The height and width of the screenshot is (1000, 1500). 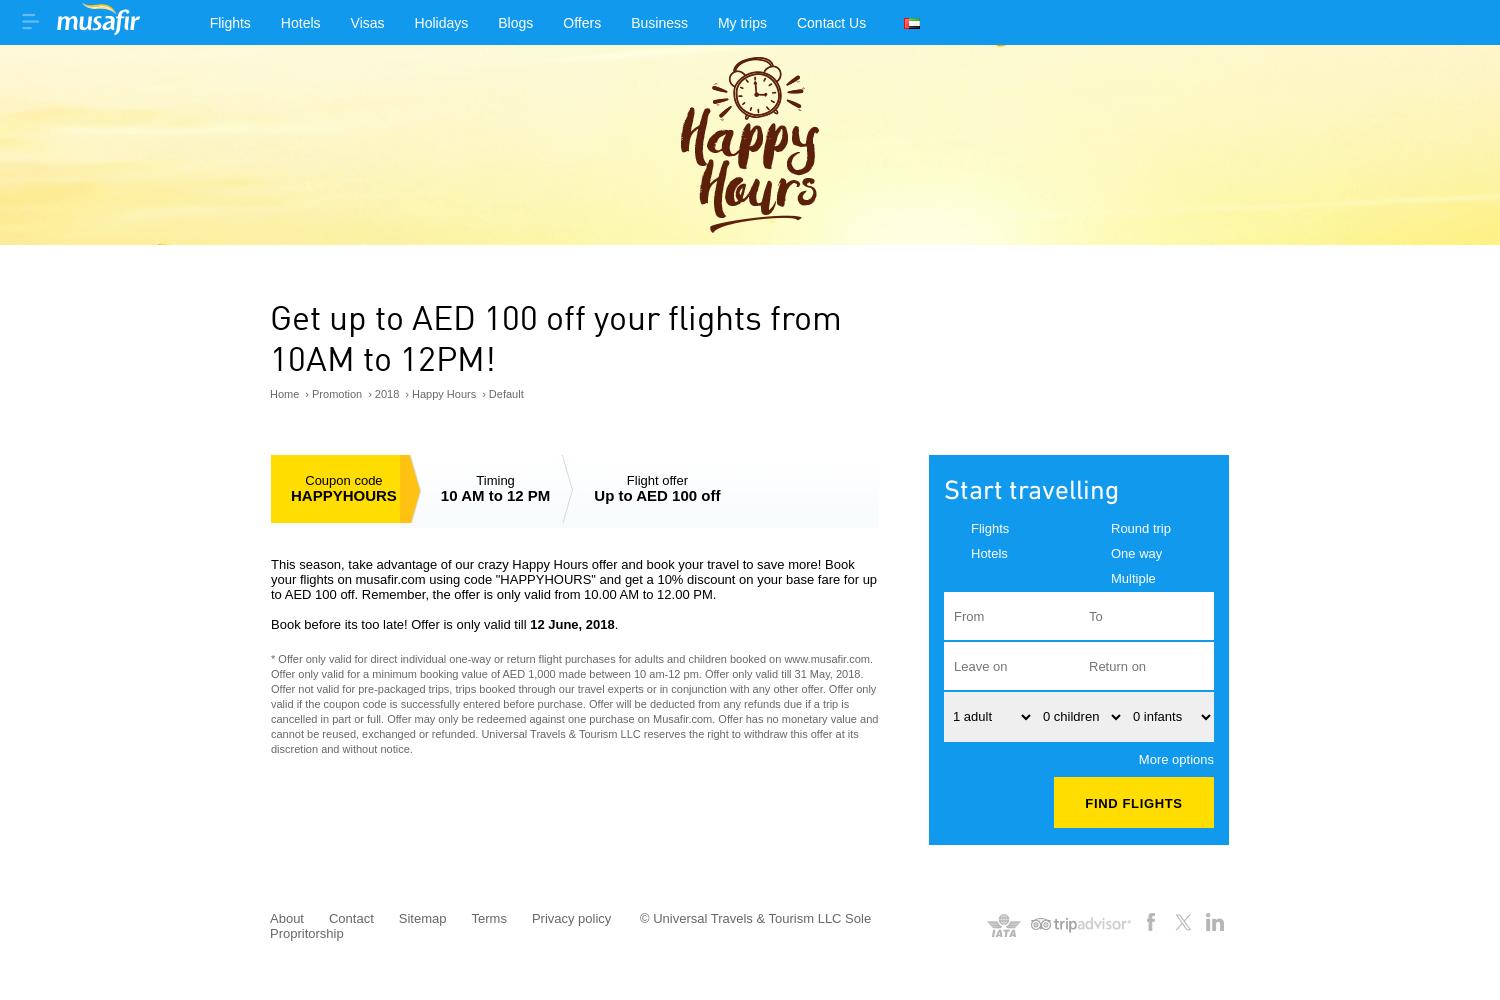 What do you see at coordinates (581, 23) in the screenshot?
I see `'Offers'` at bounding box center [581, 23].